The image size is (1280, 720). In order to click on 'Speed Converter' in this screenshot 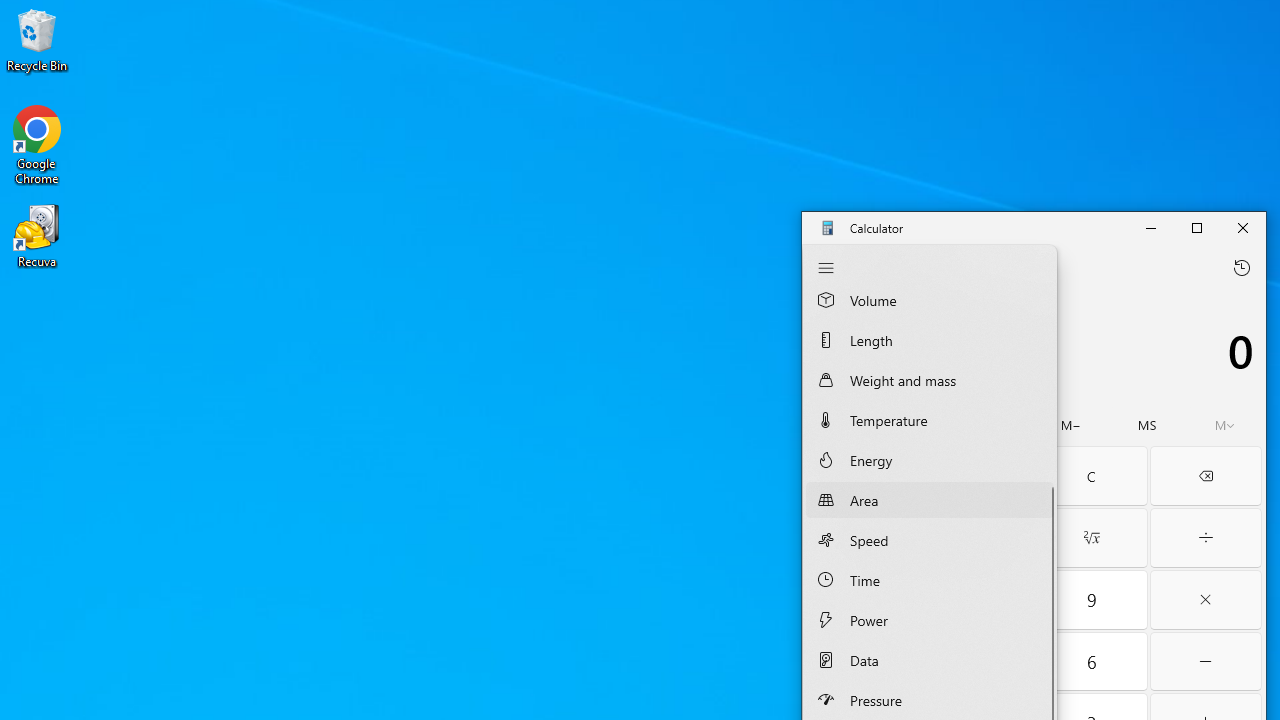, I will do `click(928, 540)`.